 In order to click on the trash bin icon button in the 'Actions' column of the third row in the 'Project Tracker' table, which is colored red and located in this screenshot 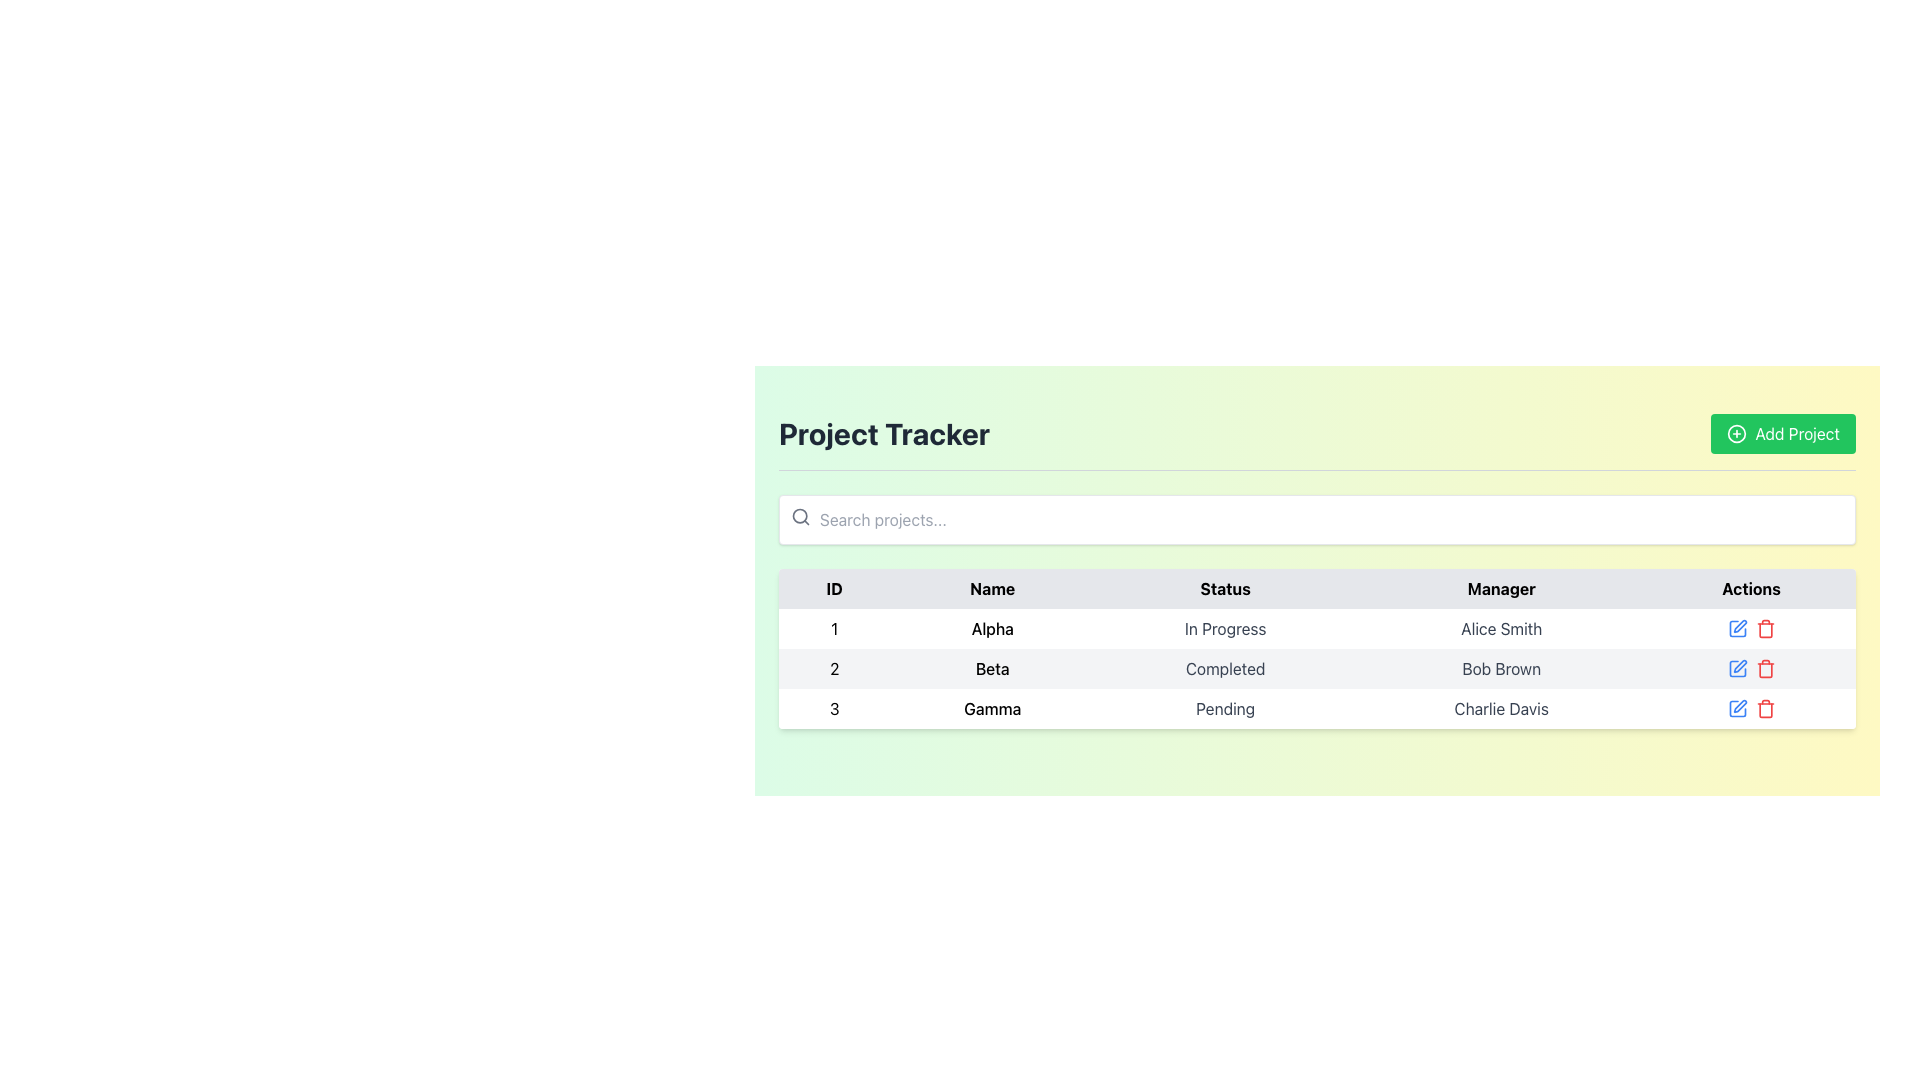, I will do `click(1765, 627)`.